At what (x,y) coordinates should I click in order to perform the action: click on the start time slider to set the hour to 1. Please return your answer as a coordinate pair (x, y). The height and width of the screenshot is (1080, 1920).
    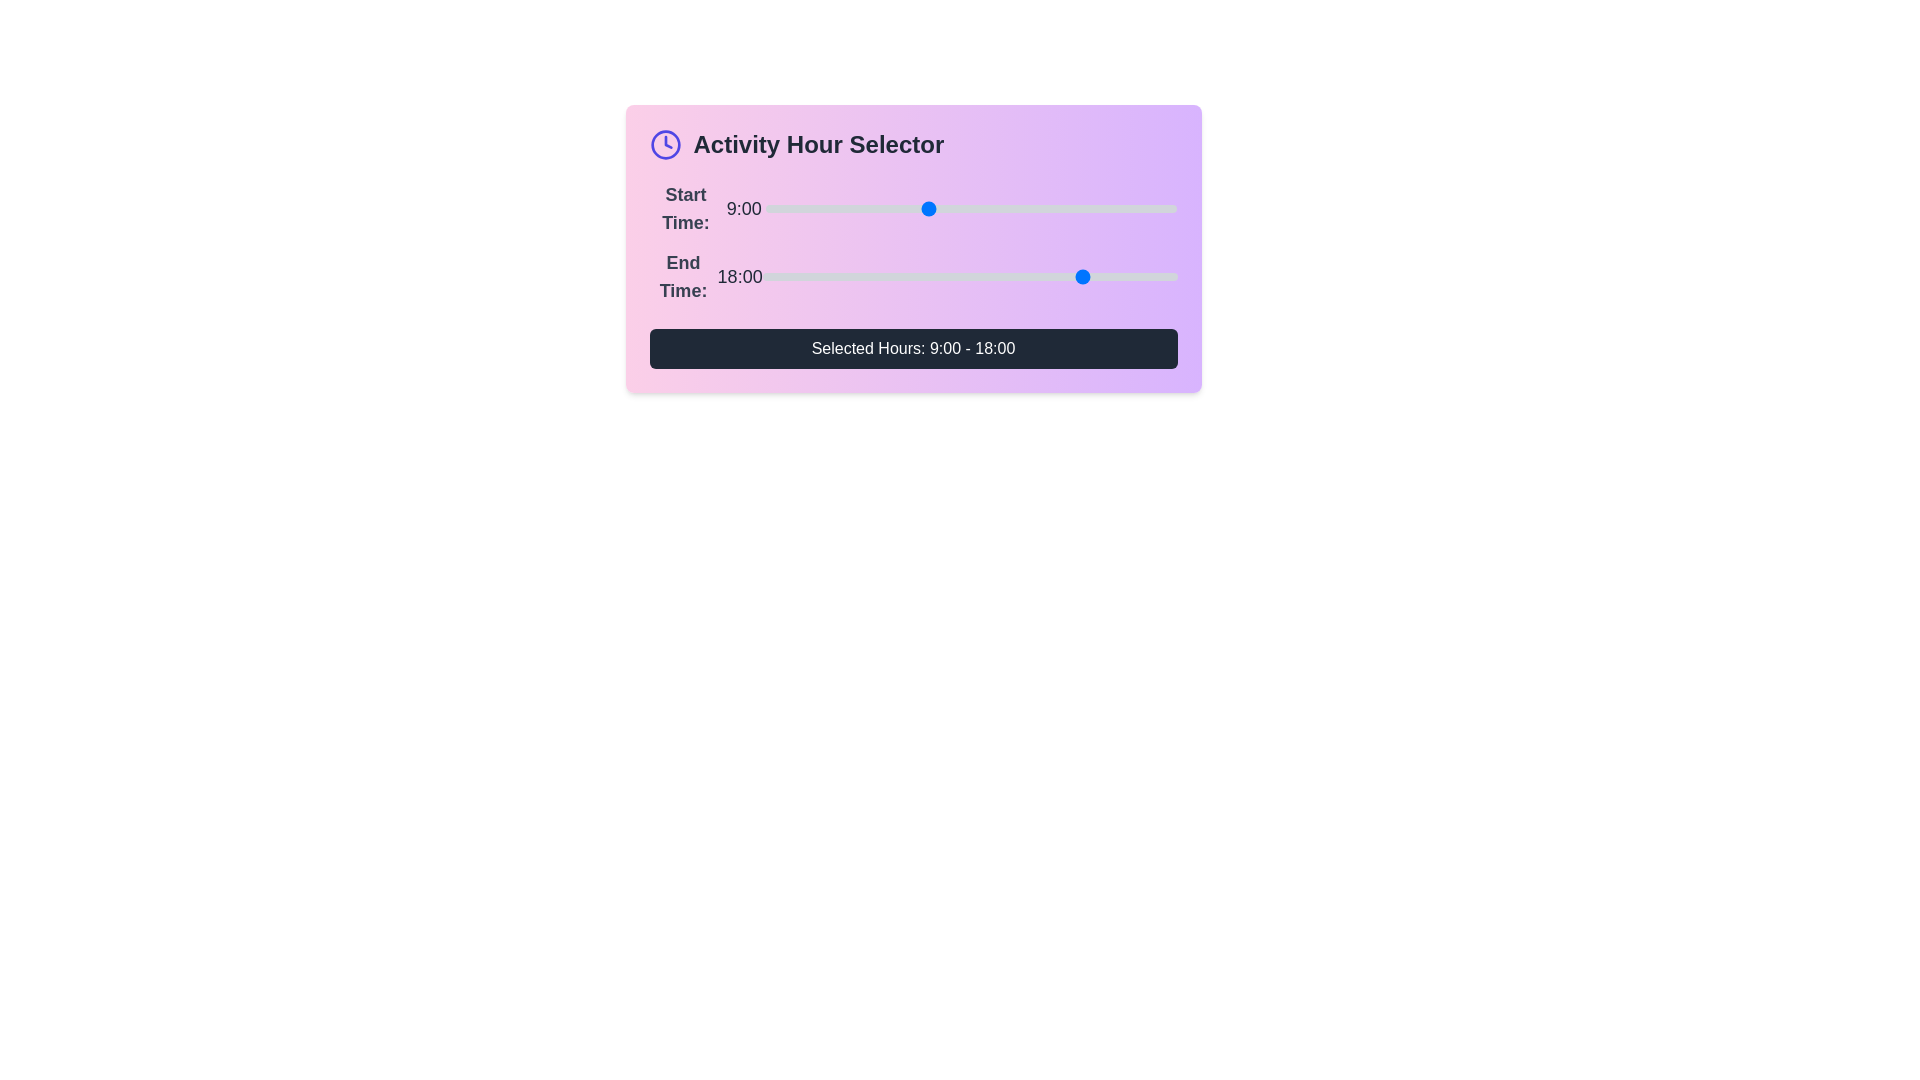
    Looking at the image, I should click on (782, 208).